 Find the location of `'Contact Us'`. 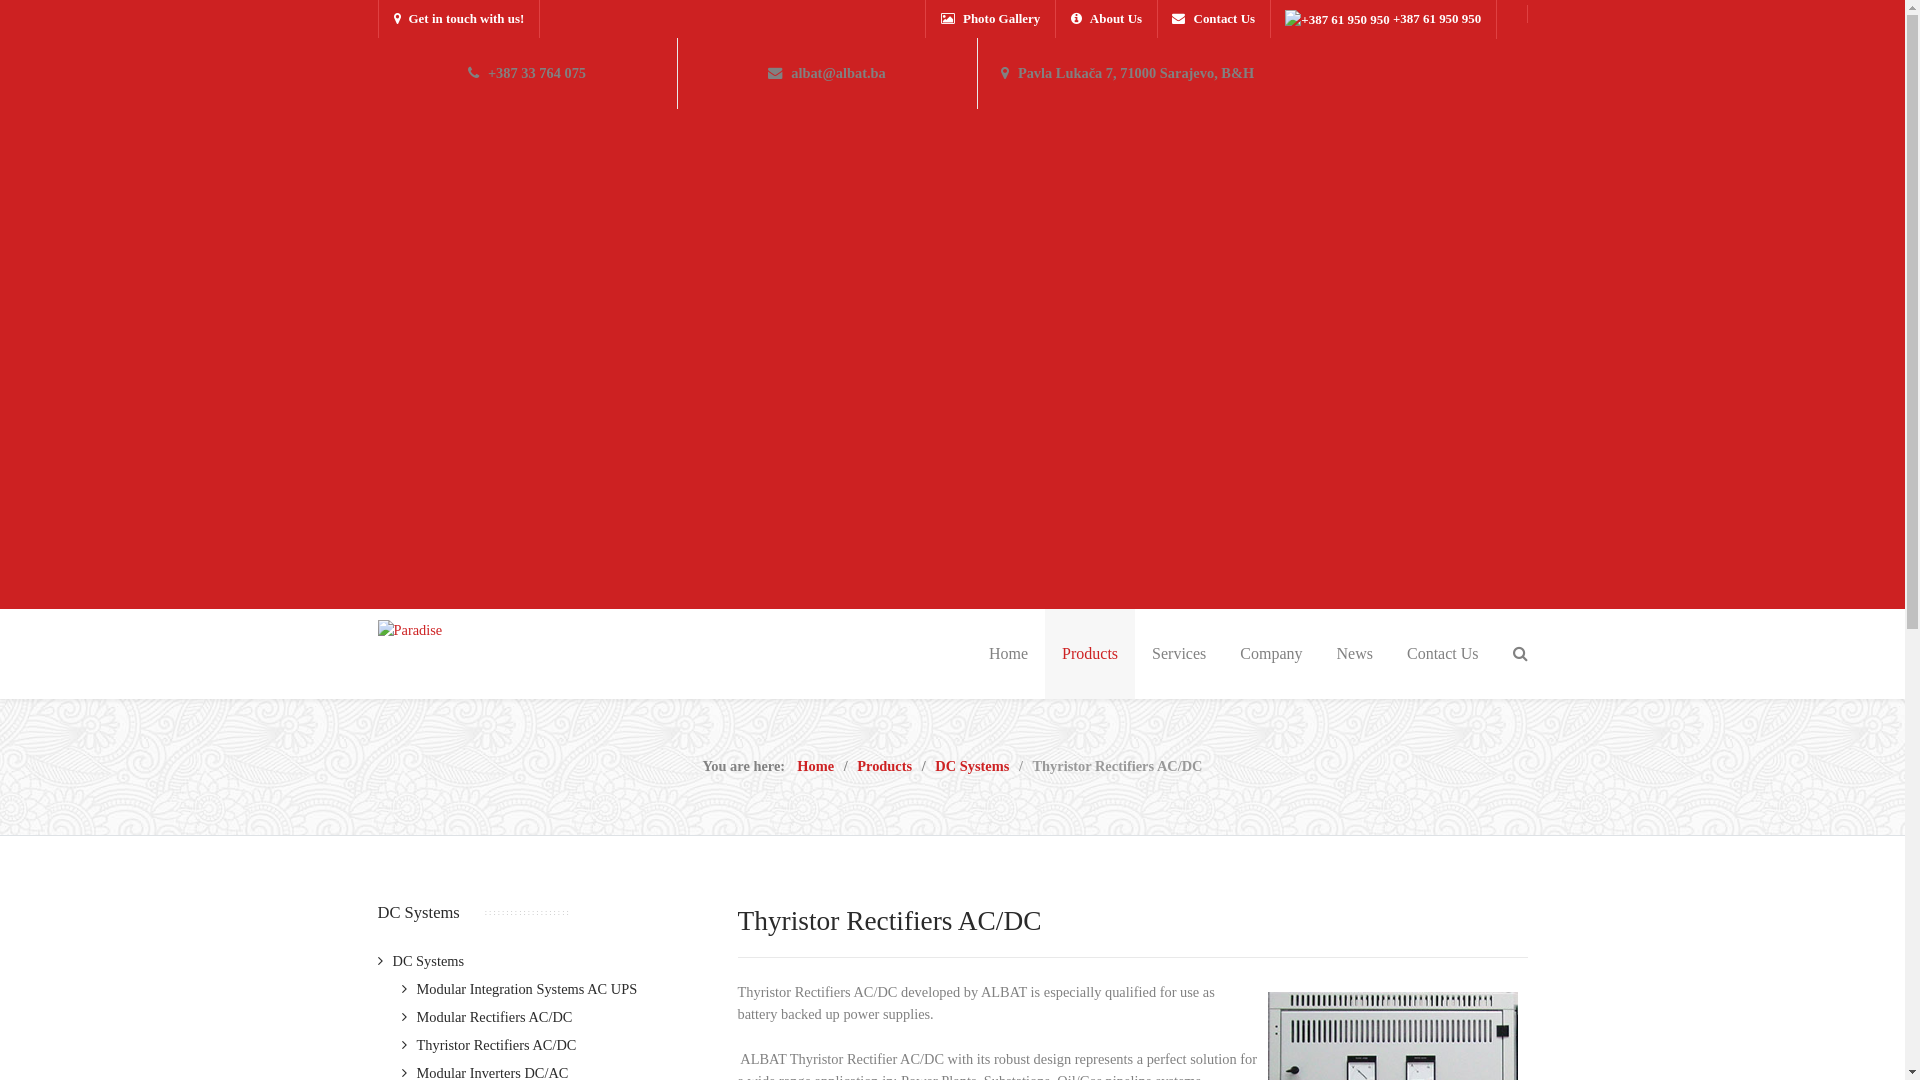

'Contact Us' is located at coordinates (1156, 19).